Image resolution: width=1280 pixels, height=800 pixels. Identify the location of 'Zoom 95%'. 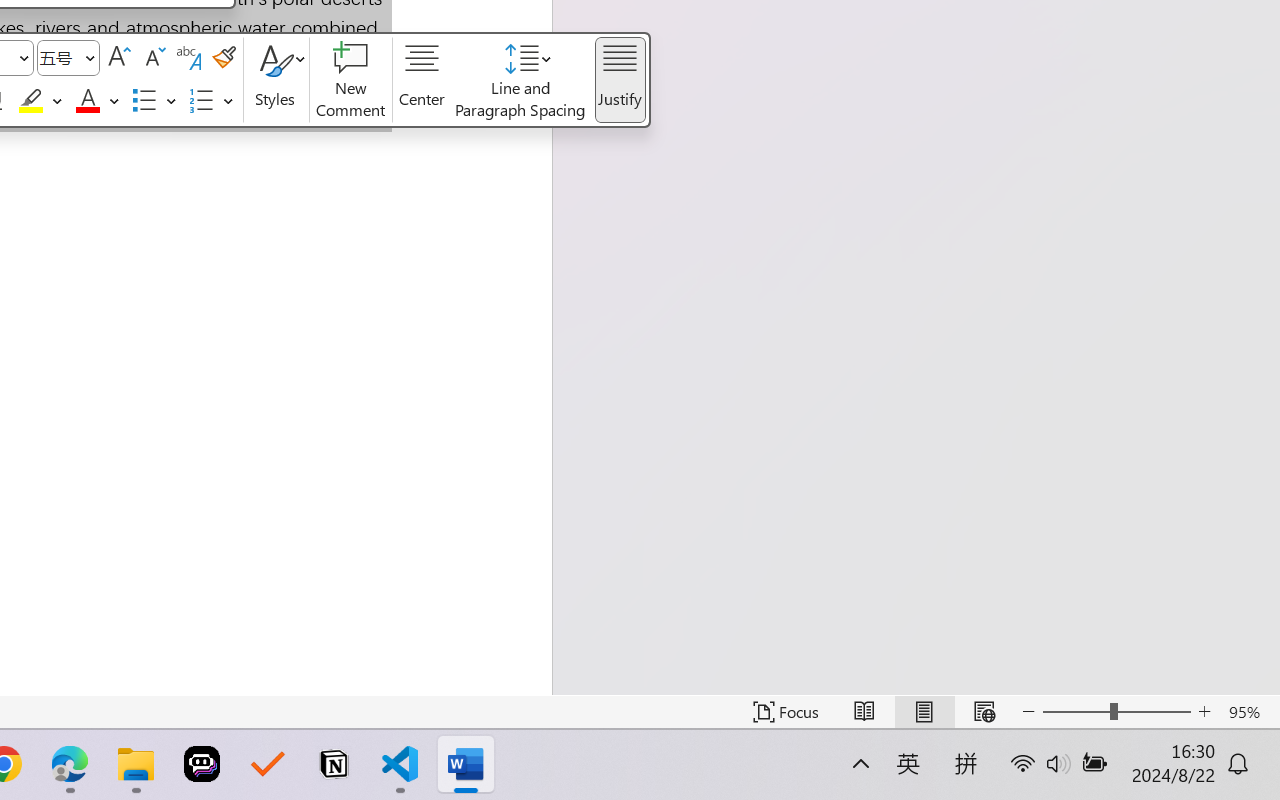
(1248, 711).